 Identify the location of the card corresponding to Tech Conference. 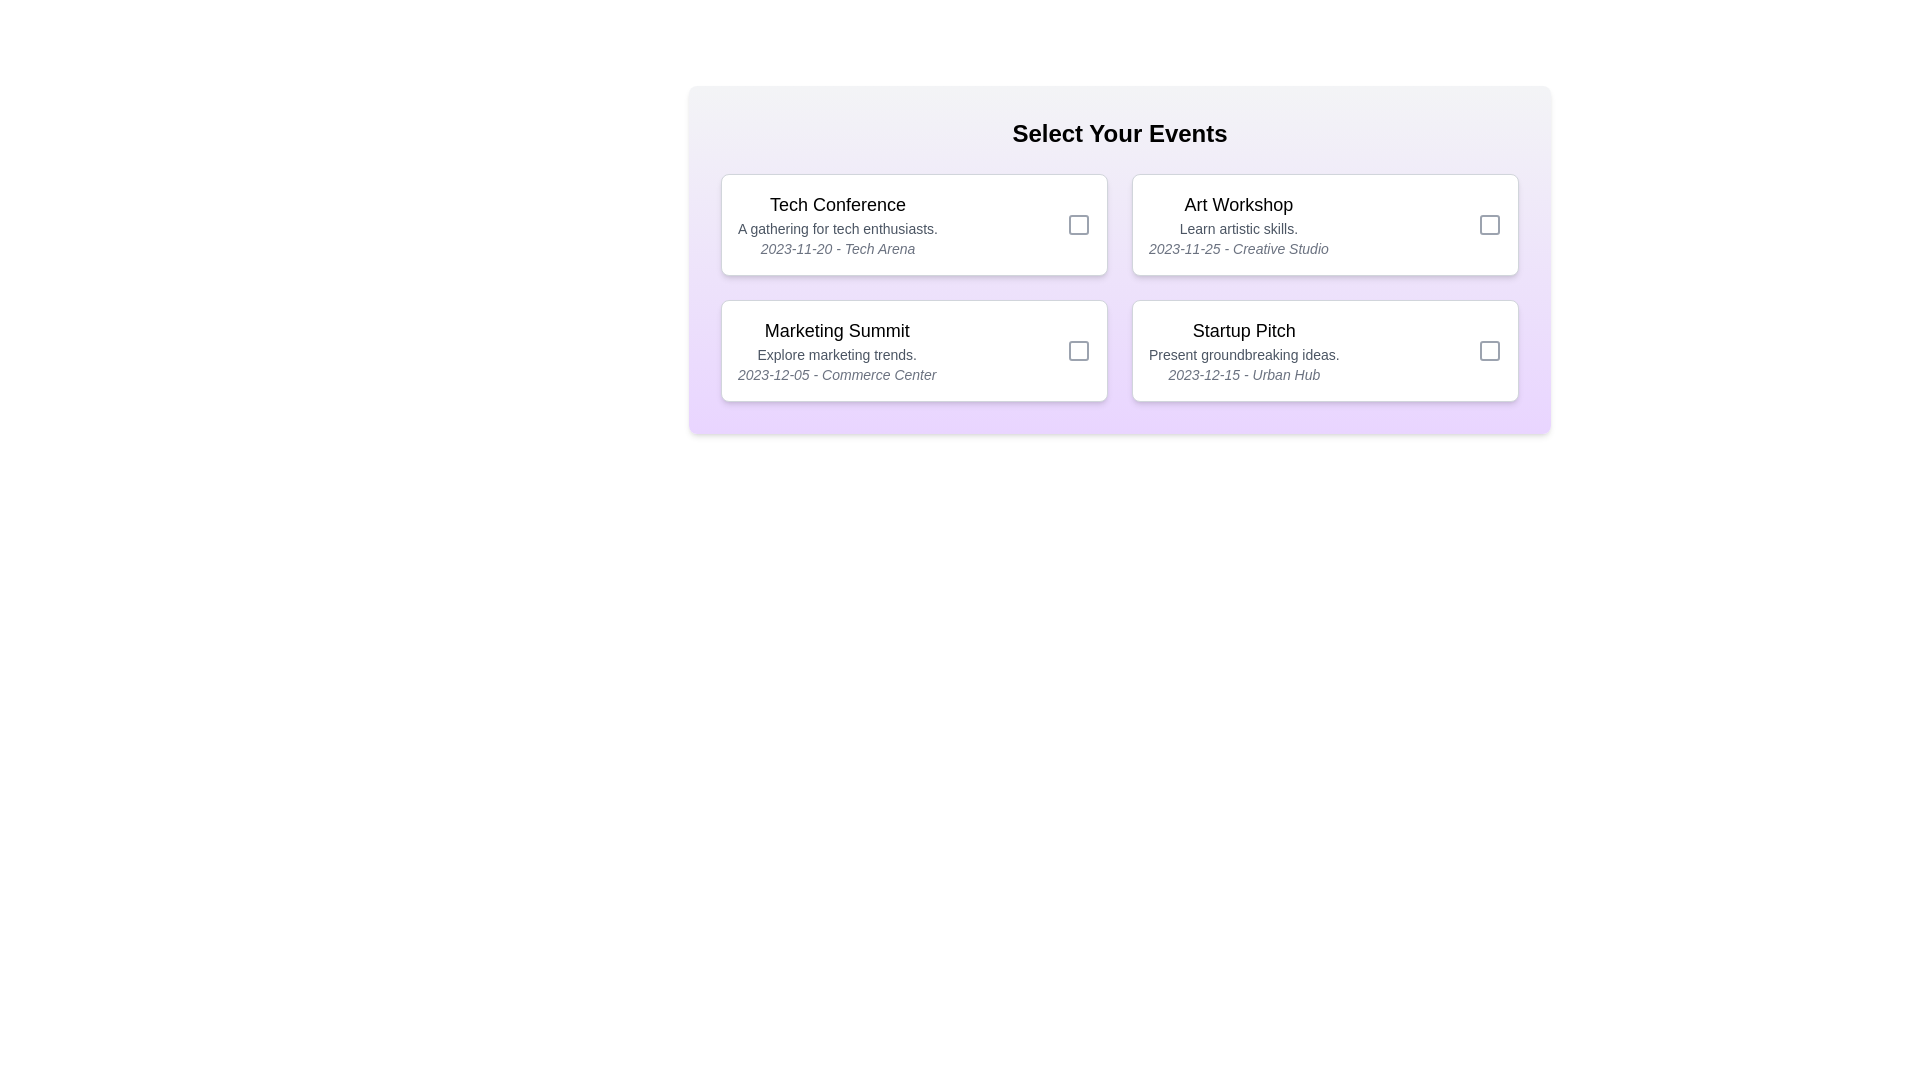
(913, 224).